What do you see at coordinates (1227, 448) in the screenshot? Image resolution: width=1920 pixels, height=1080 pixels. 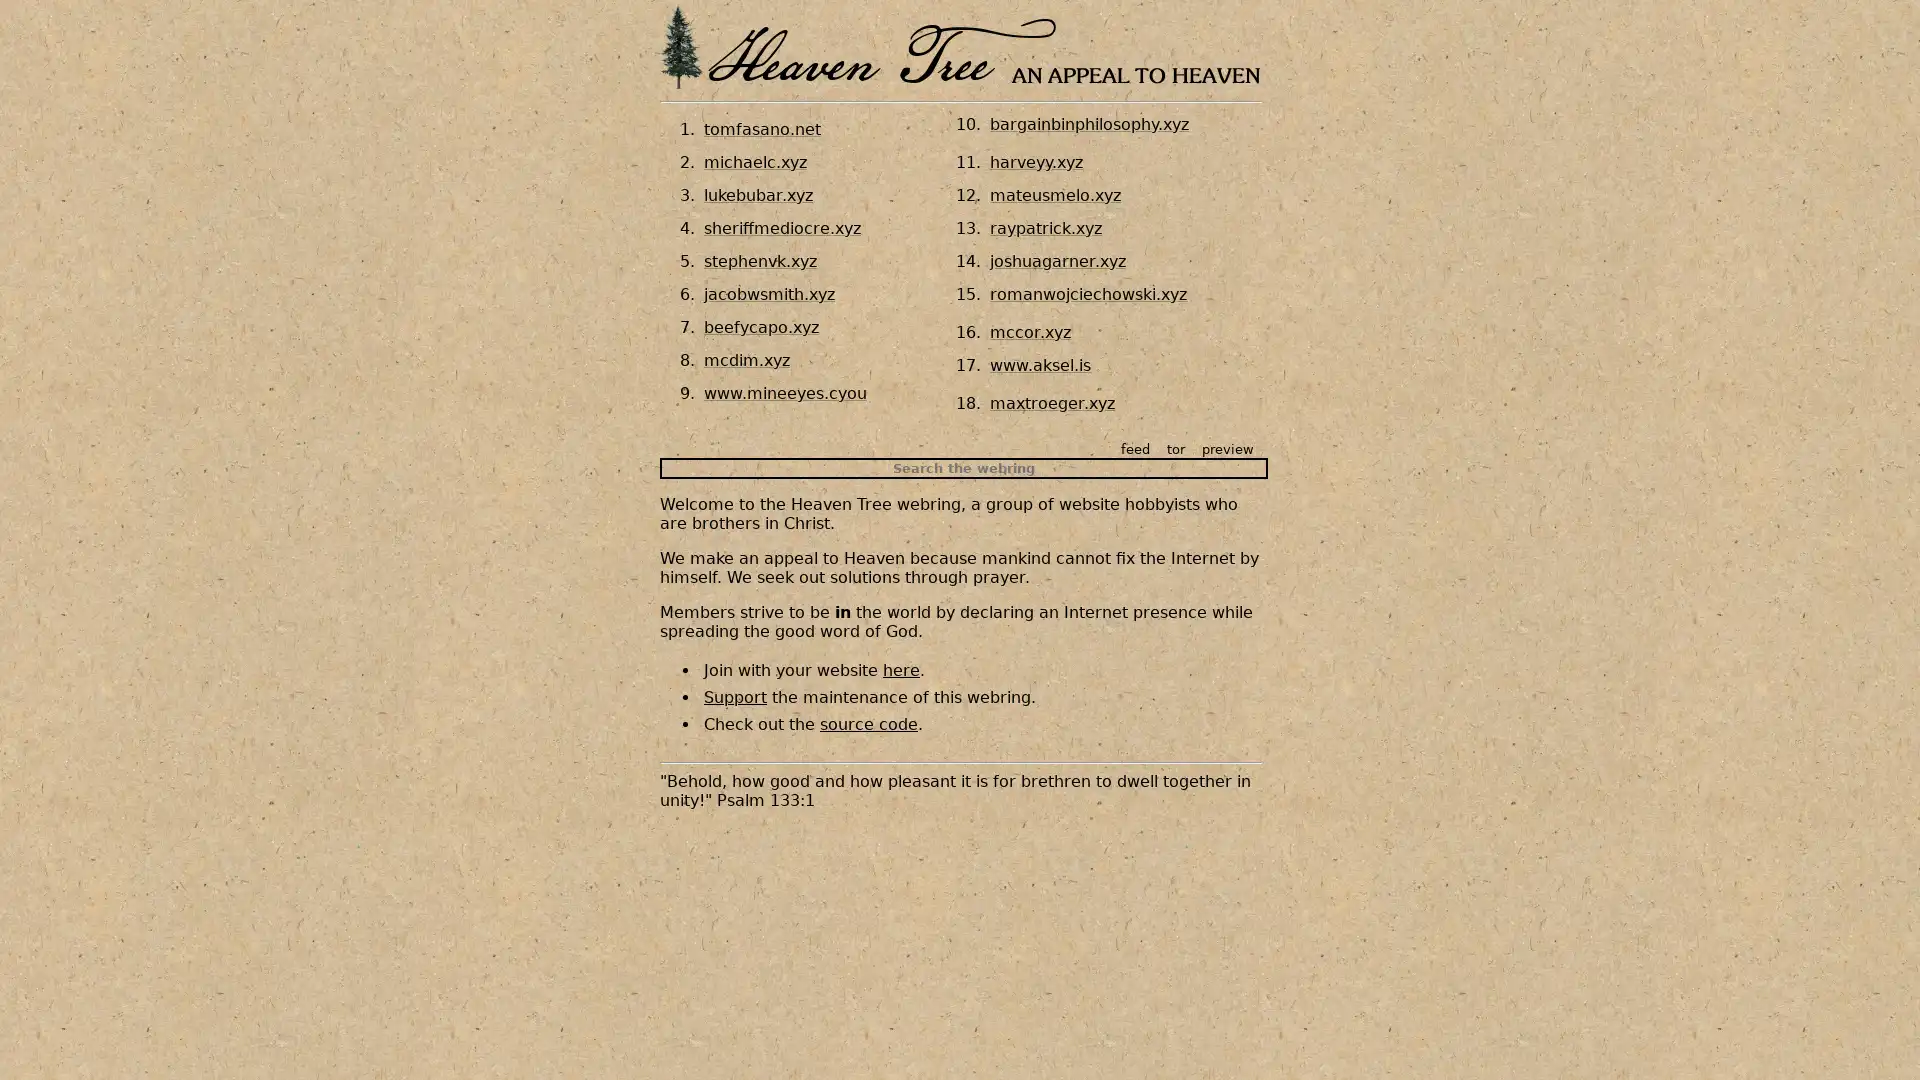 I see `preview` at bounding box center [1227, 448].